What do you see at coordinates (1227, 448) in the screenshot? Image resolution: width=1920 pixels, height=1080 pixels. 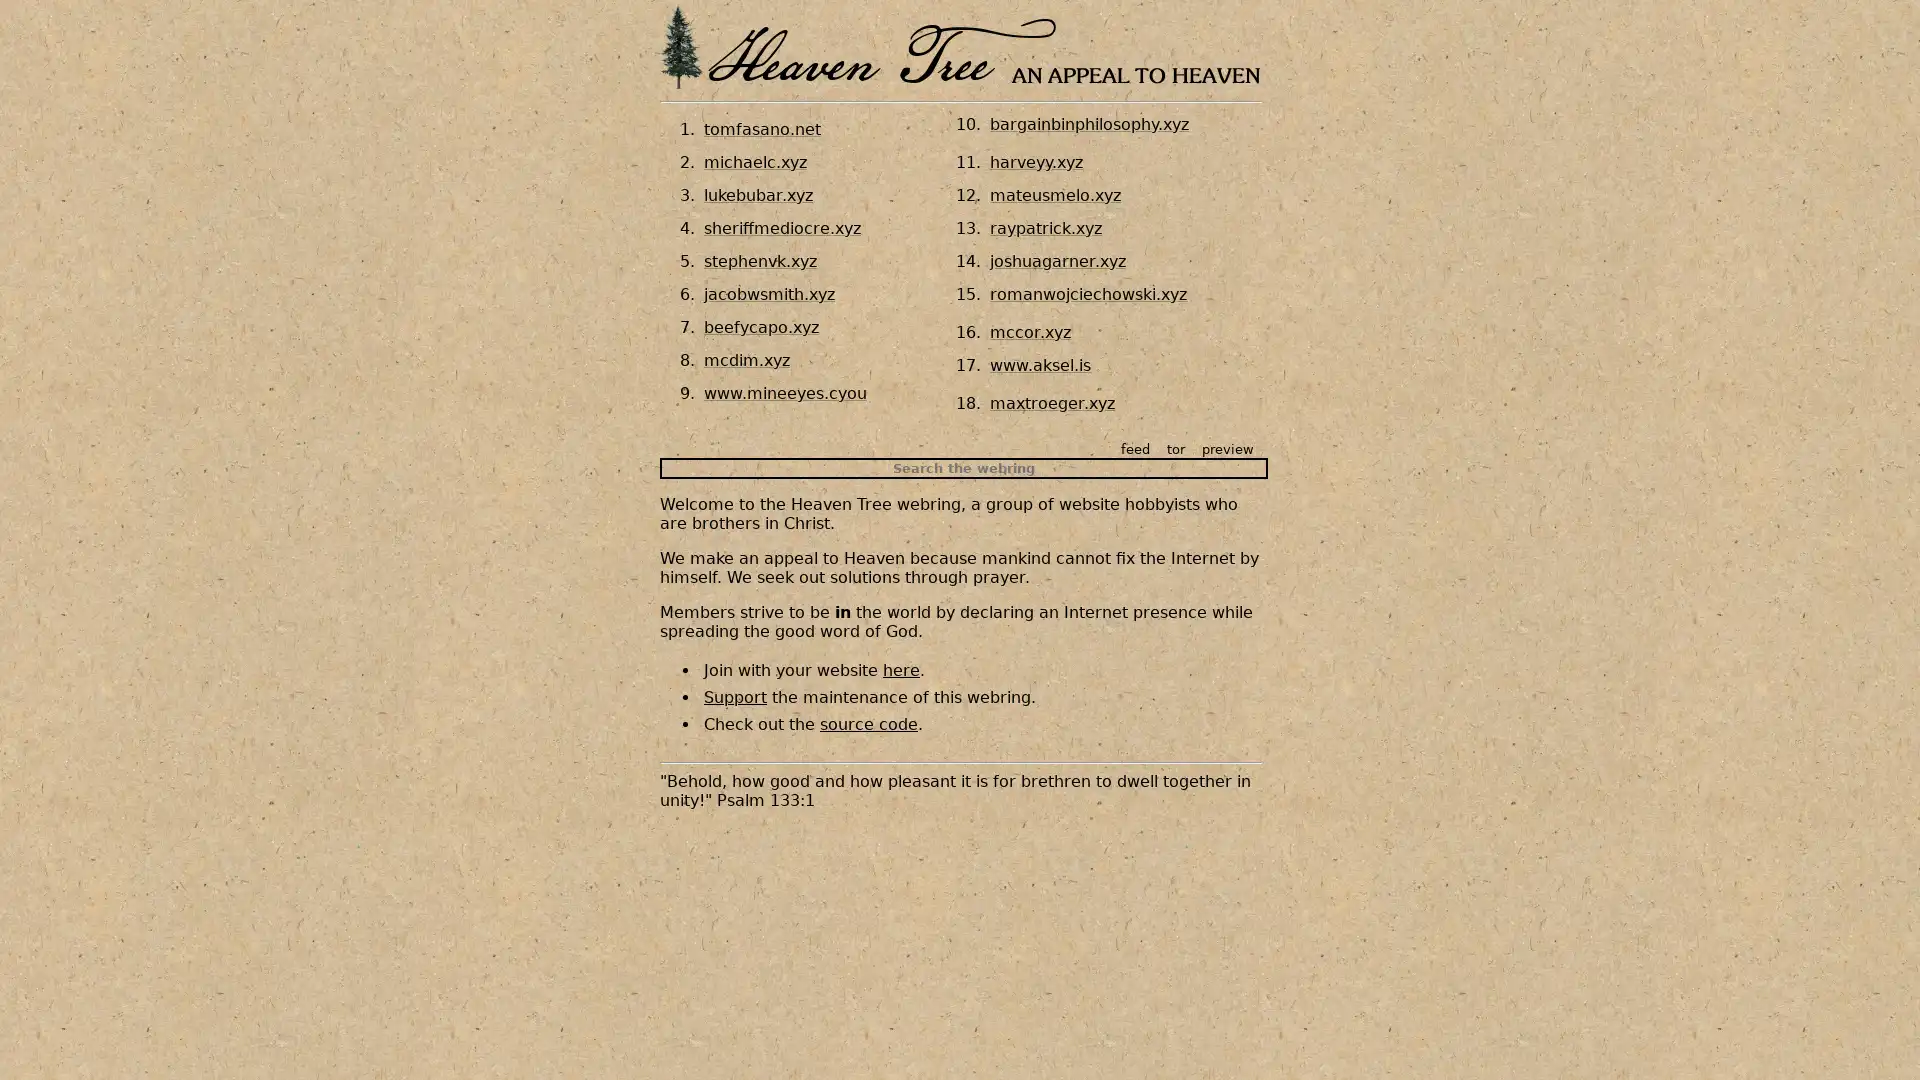 I see `preview` at bounding box center [1227, 448].